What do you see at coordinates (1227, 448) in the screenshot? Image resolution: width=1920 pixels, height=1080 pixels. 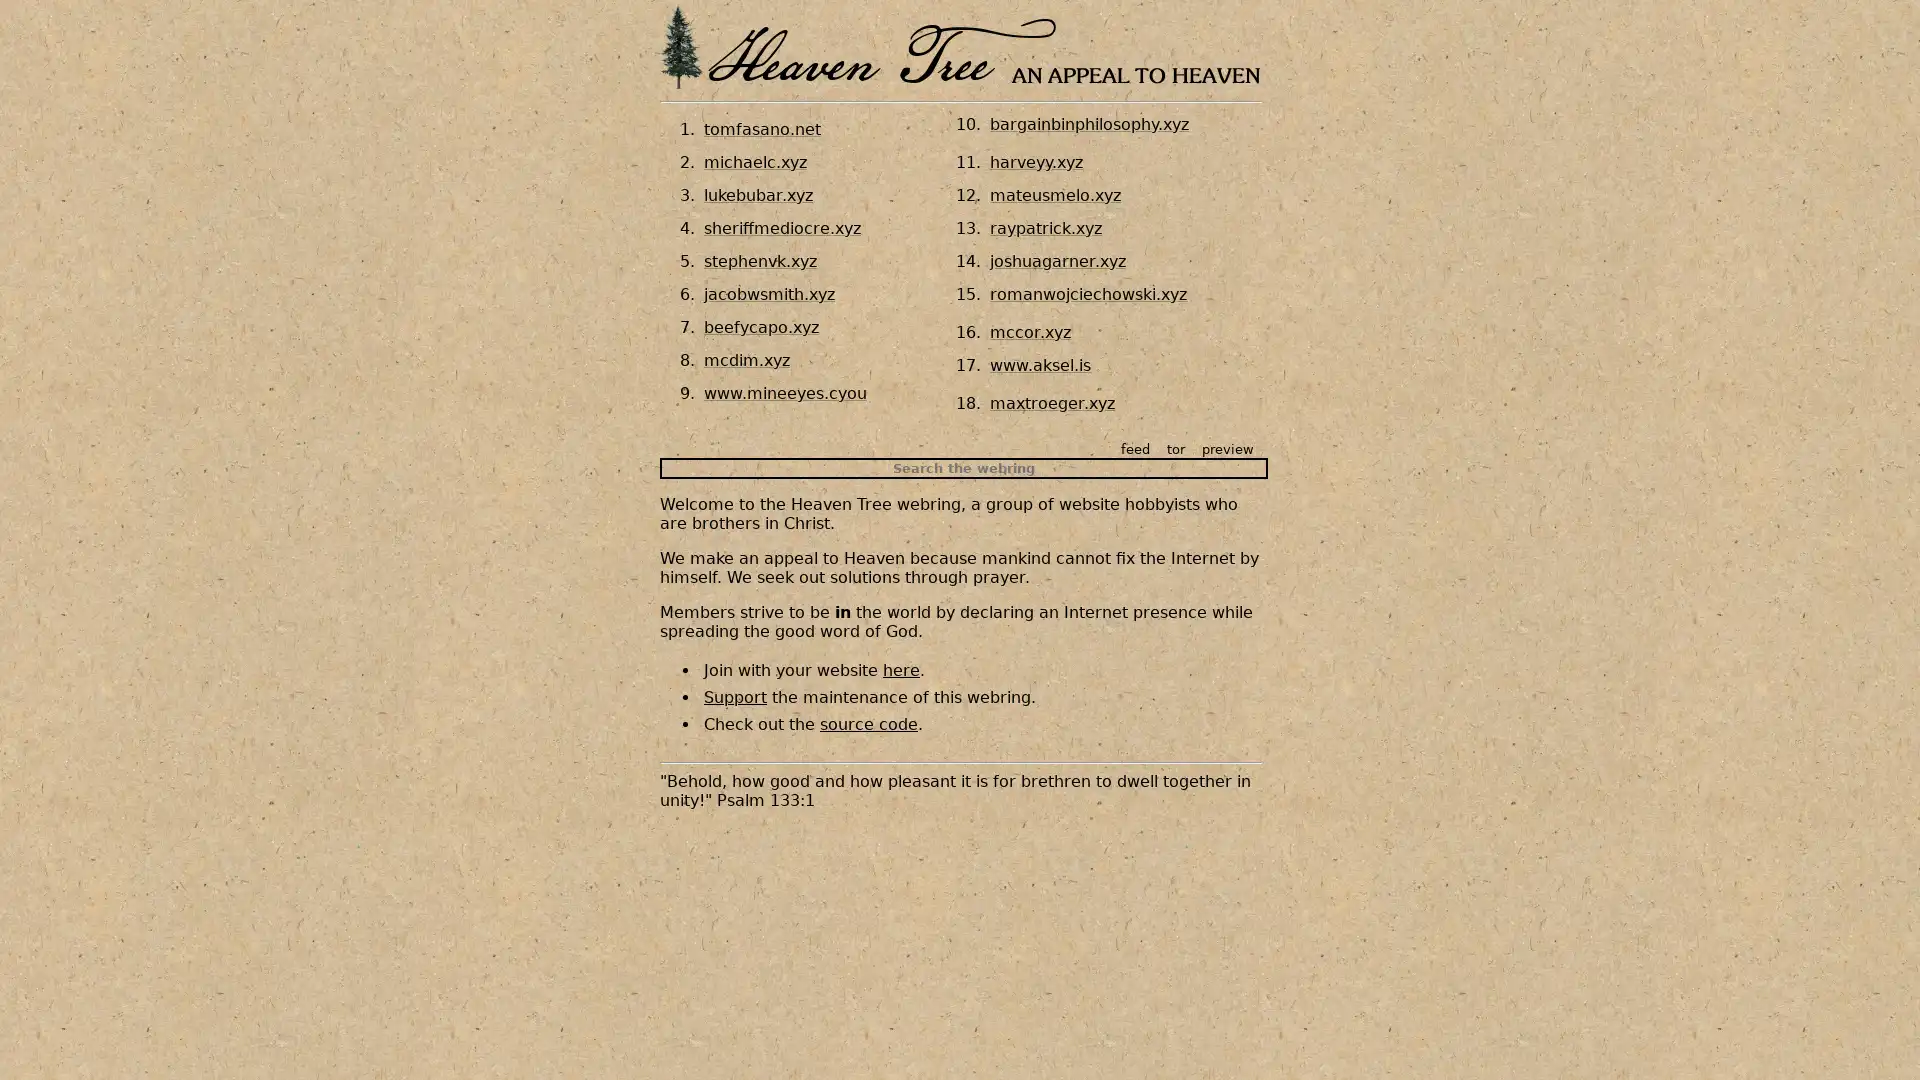 I see `preview` at bounding box center [1227, 448].